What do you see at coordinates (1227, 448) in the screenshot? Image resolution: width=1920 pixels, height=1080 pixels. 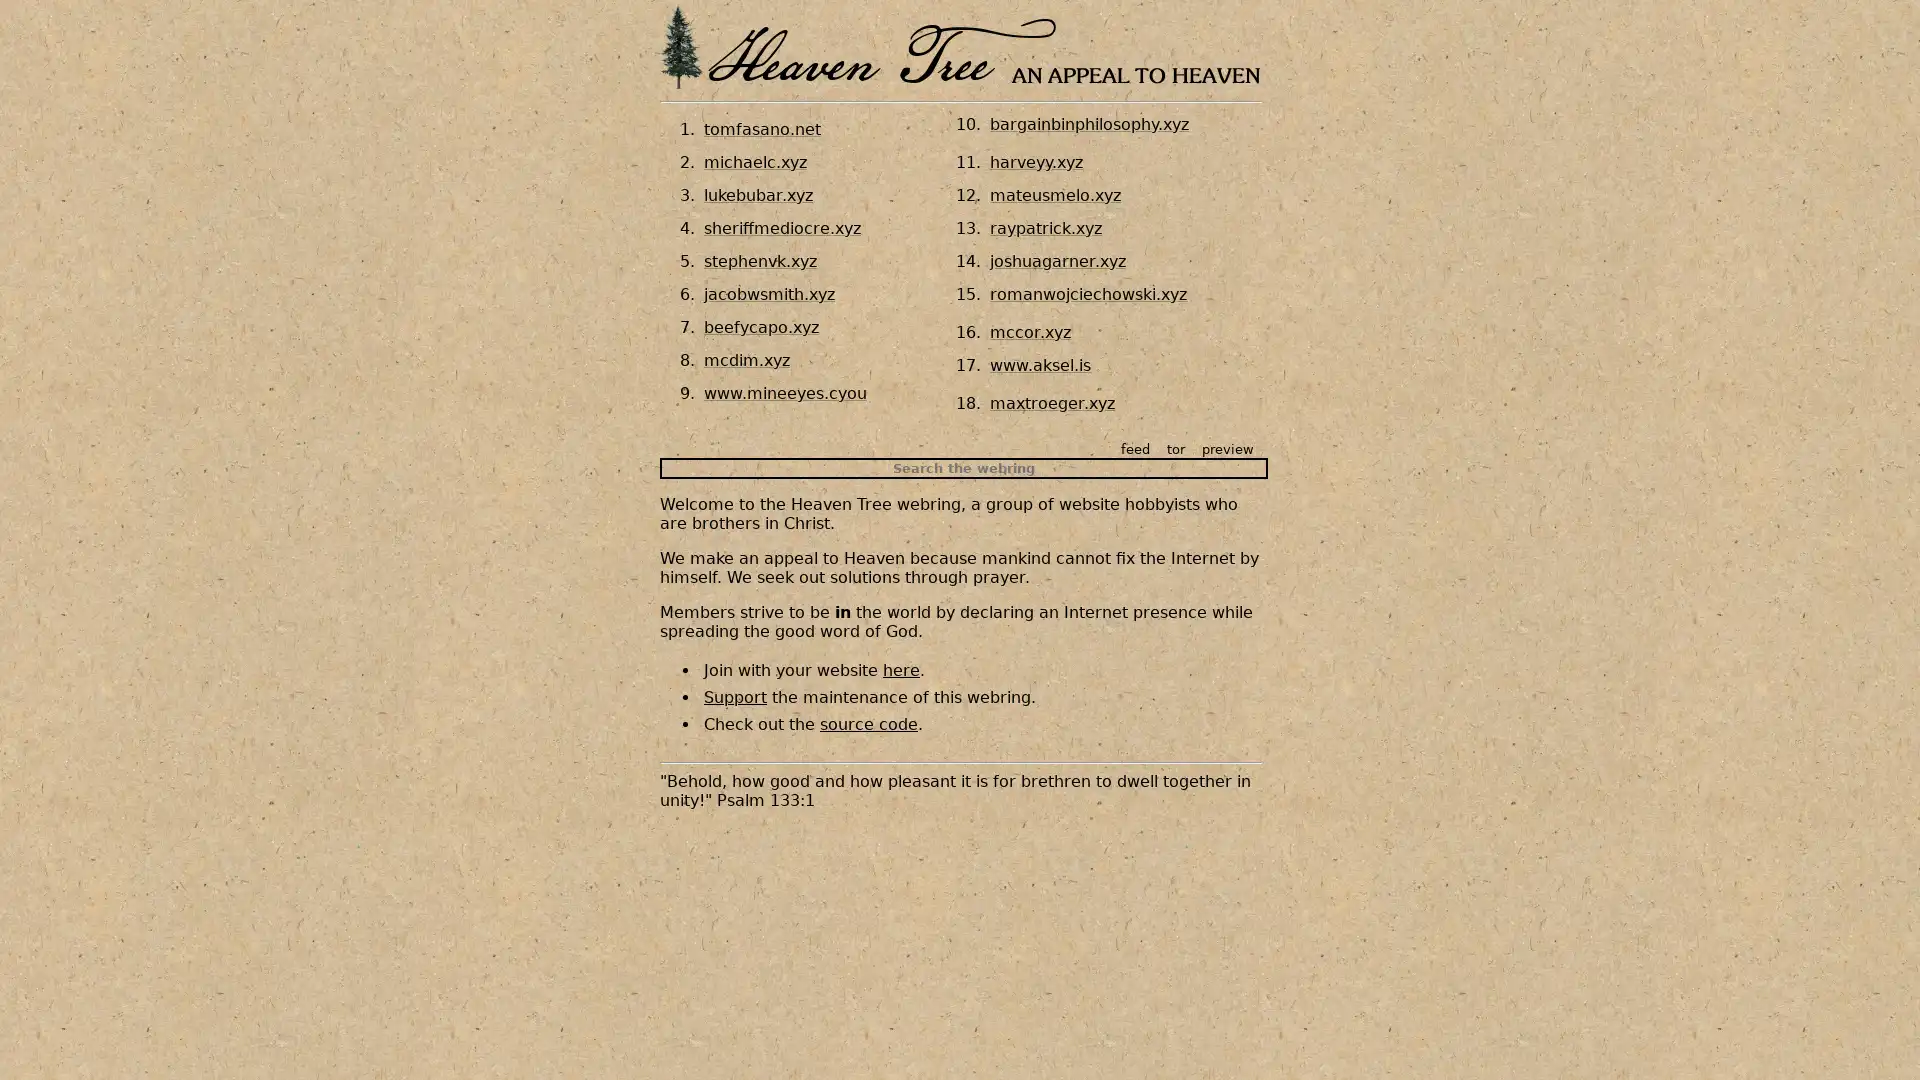 I see `preview` at bounding box center [1227, 448].